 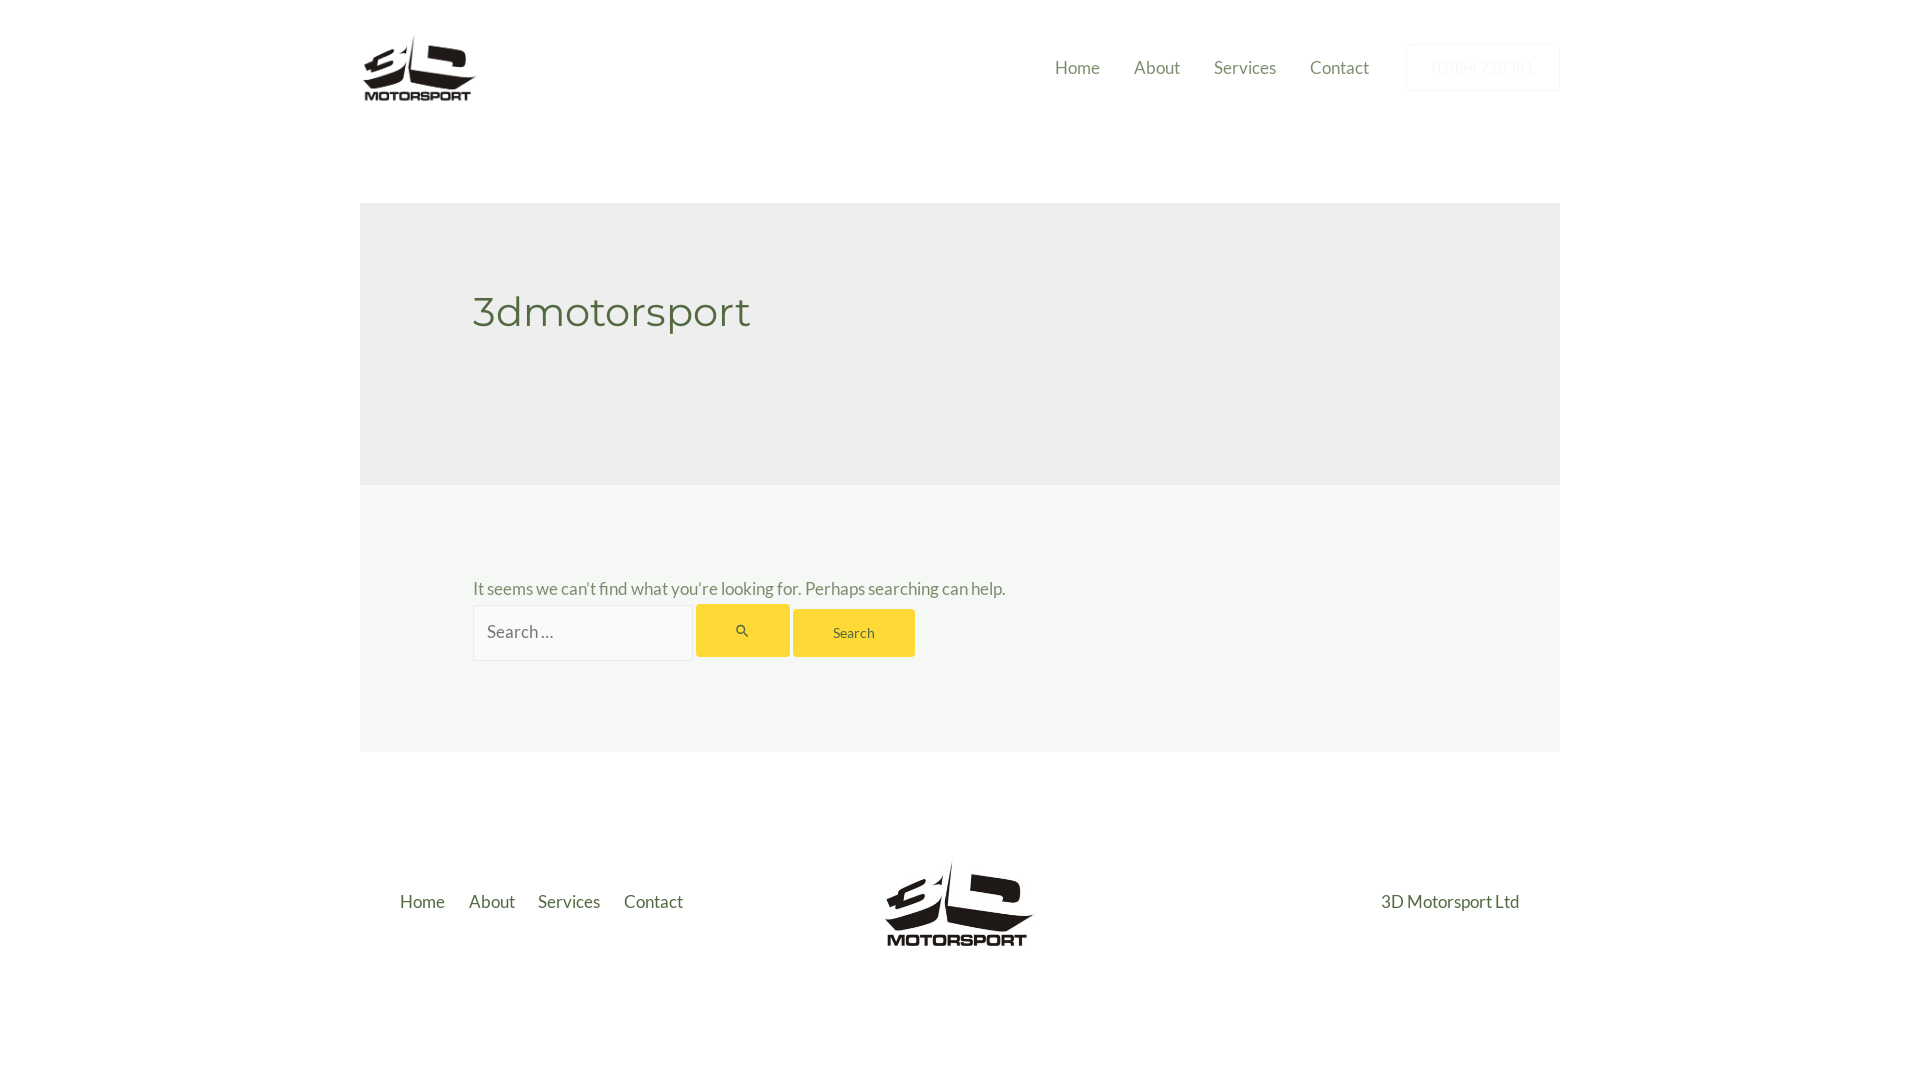 What do you see at coordinates (1405, 66) in the screenshot?
I see `'01824 710381'` at bounding box center [1405, 66].